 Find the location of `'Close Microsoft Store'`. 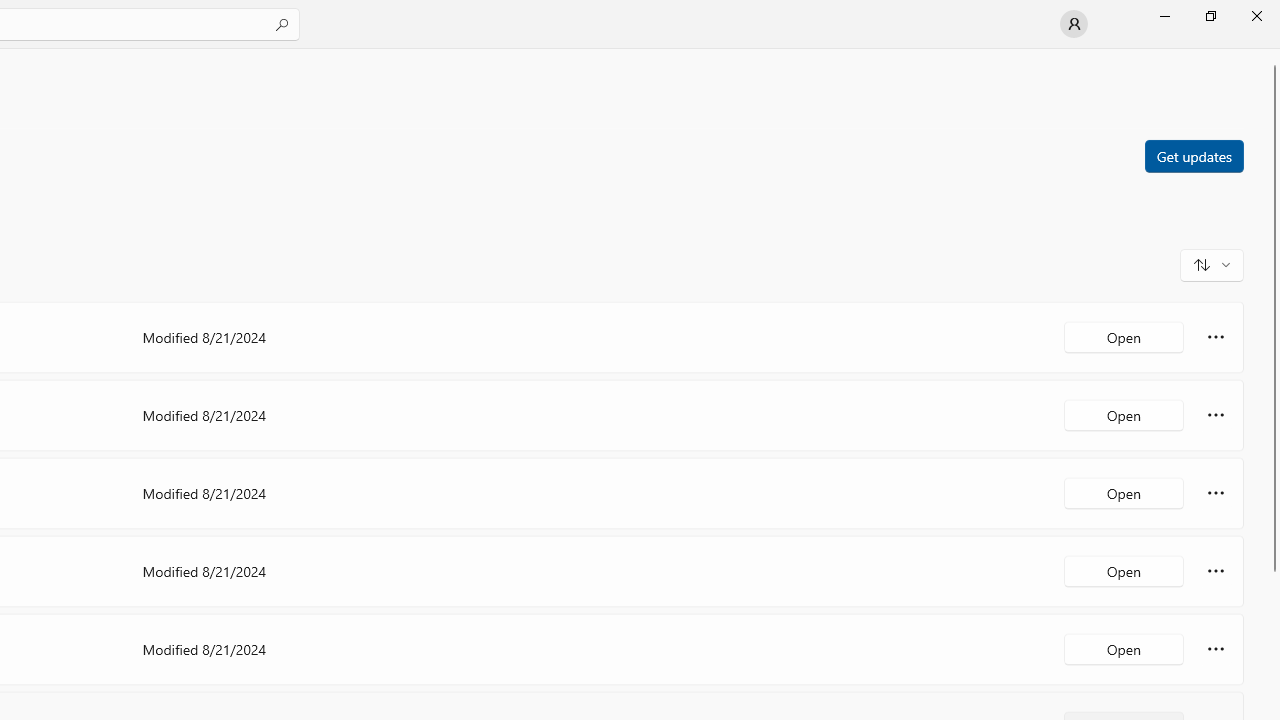

'Close Microsoft Store' is located at coordinates (1255, 15).